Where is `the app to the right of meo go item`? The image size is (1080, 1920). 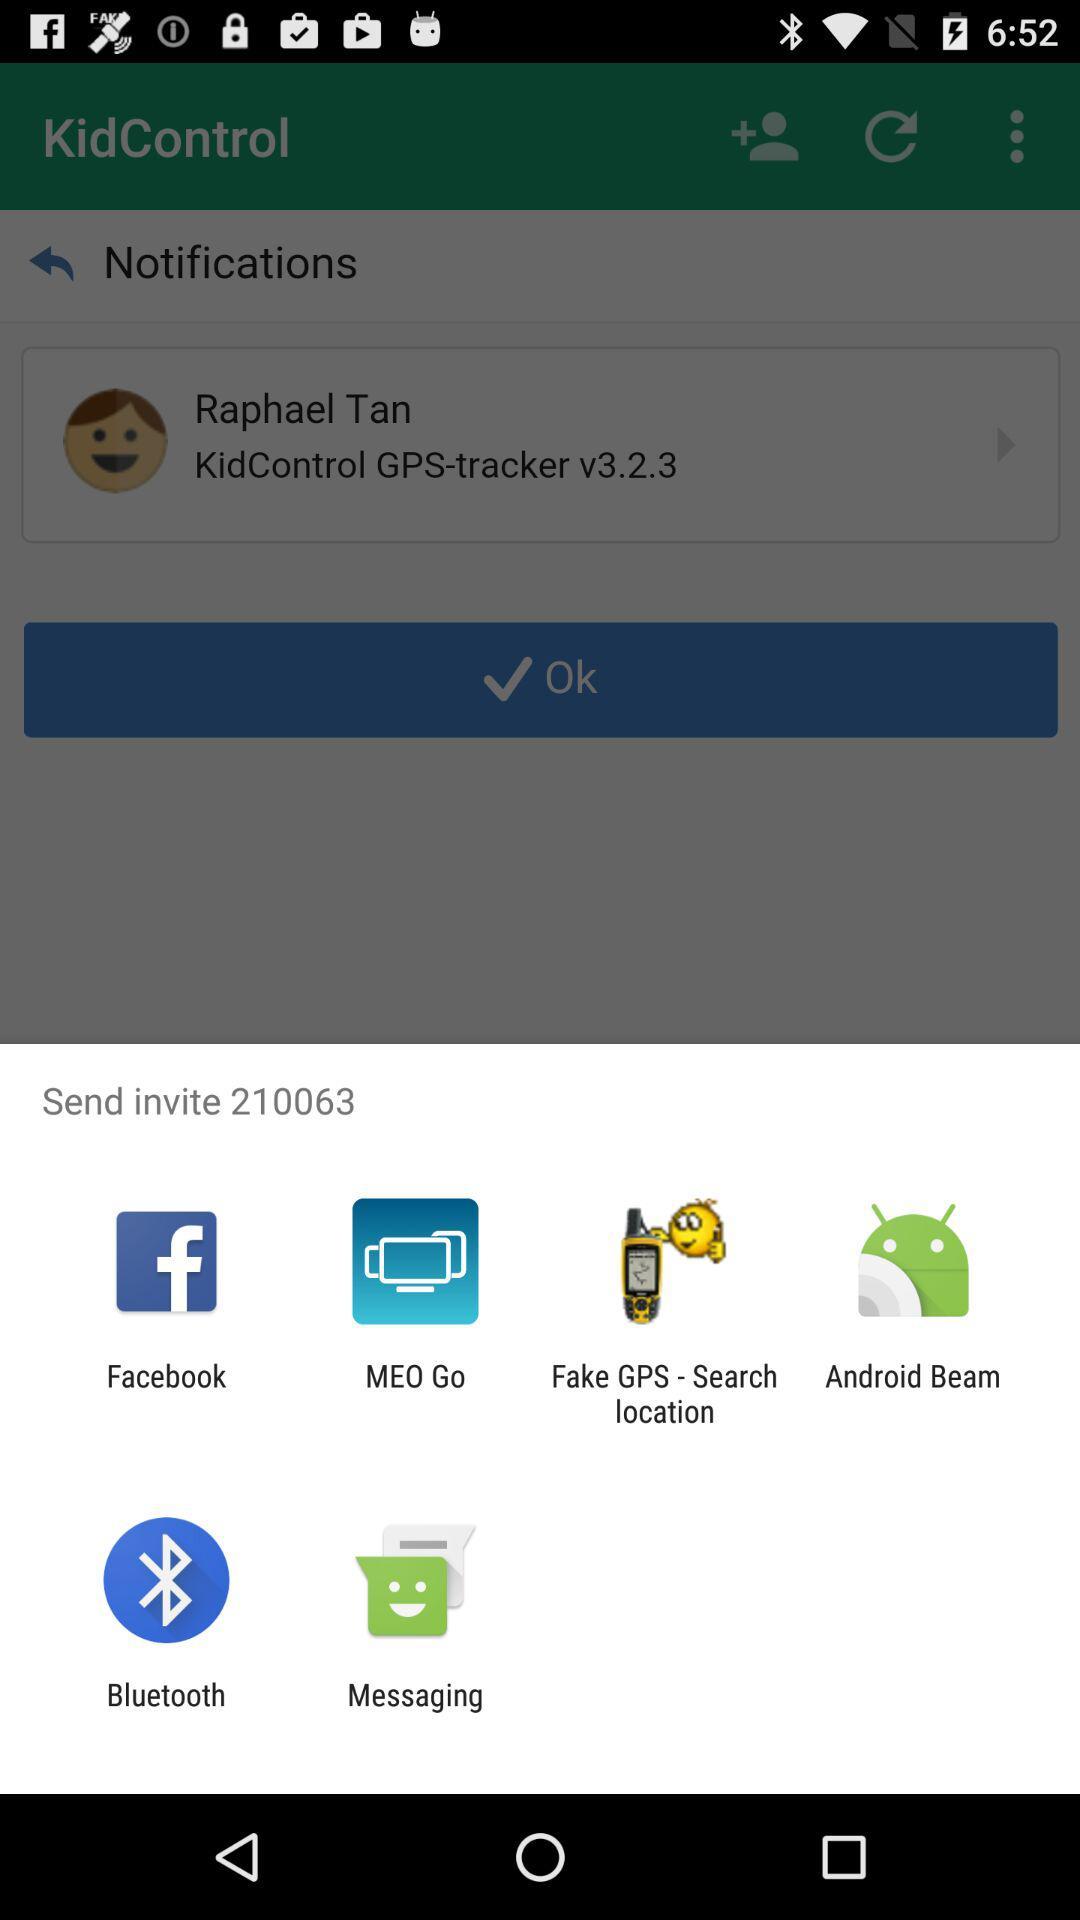 the app to the right of meo go item is located at coordinates (664, 1392).